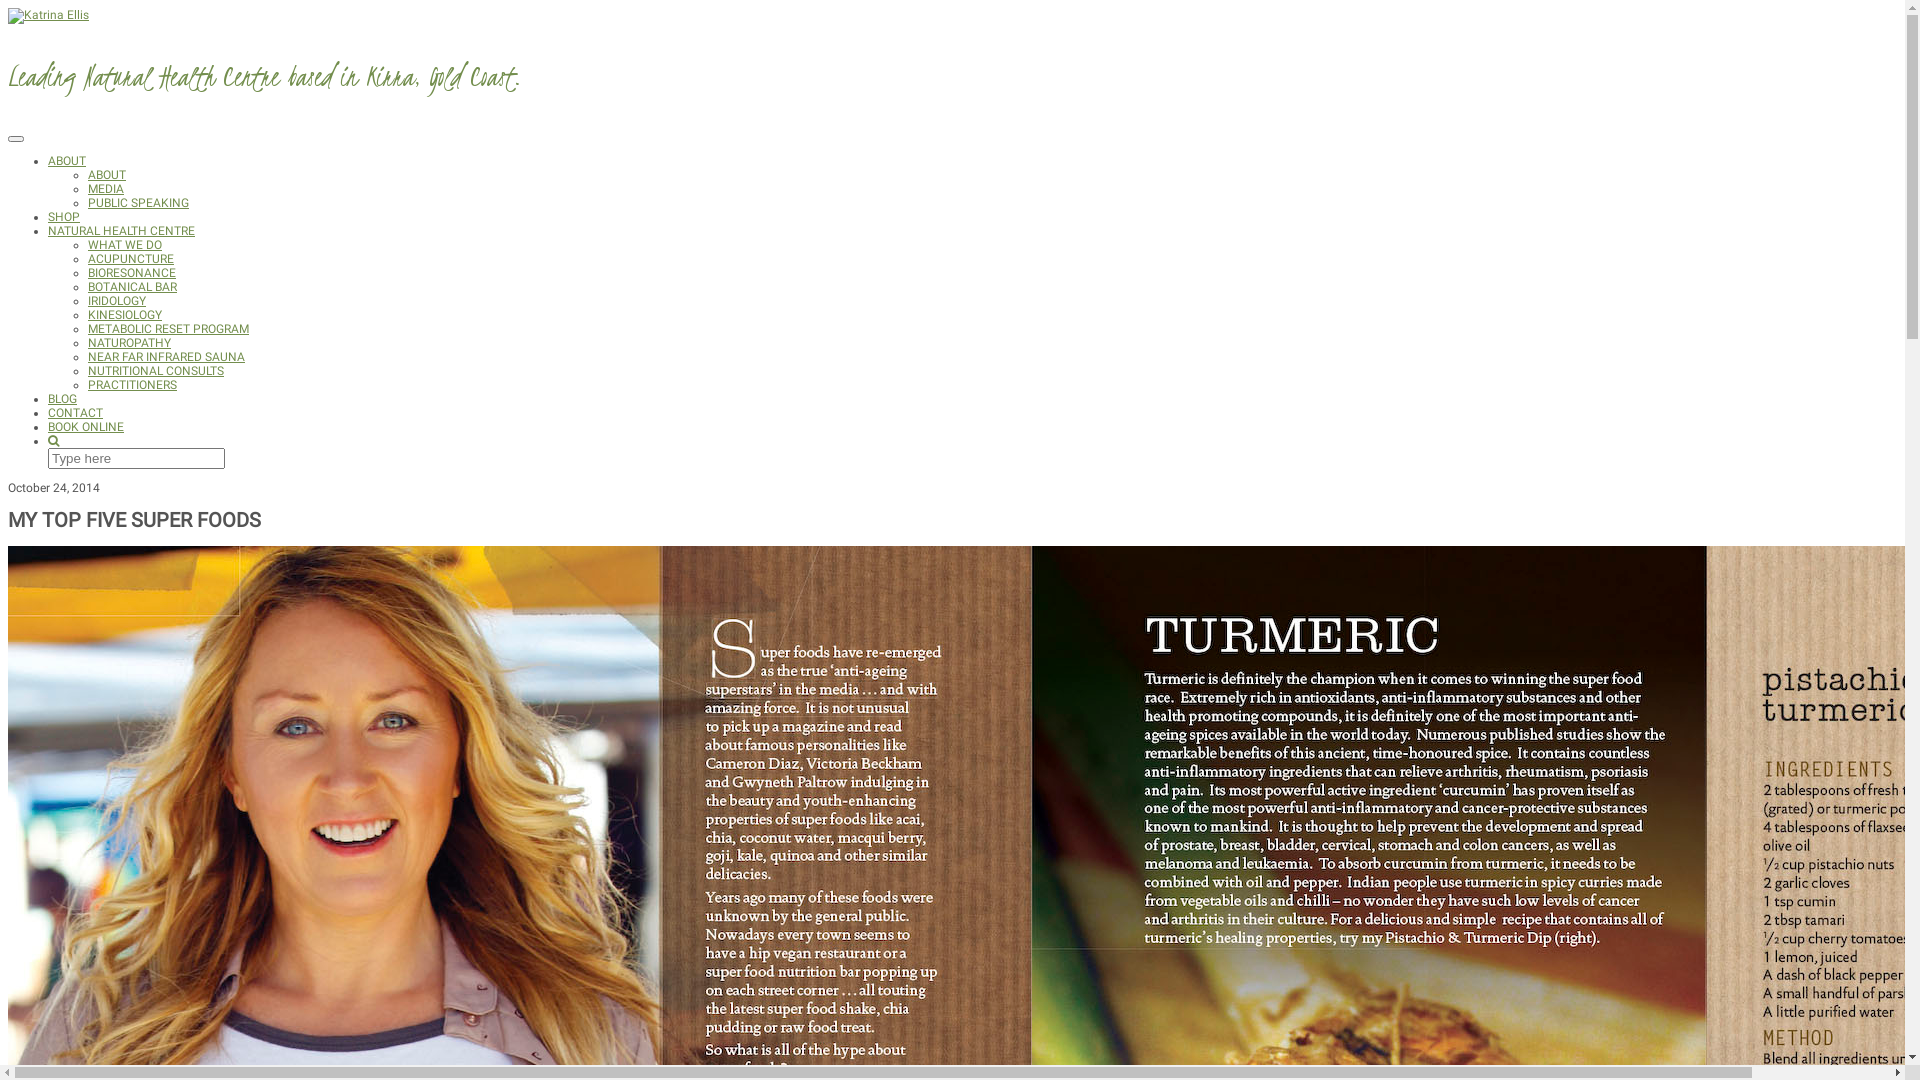 The width and height of the screenshot is (1920, 1080). I want to click on 'NUTRITIONAL CONSULTS', so click(155, 370).